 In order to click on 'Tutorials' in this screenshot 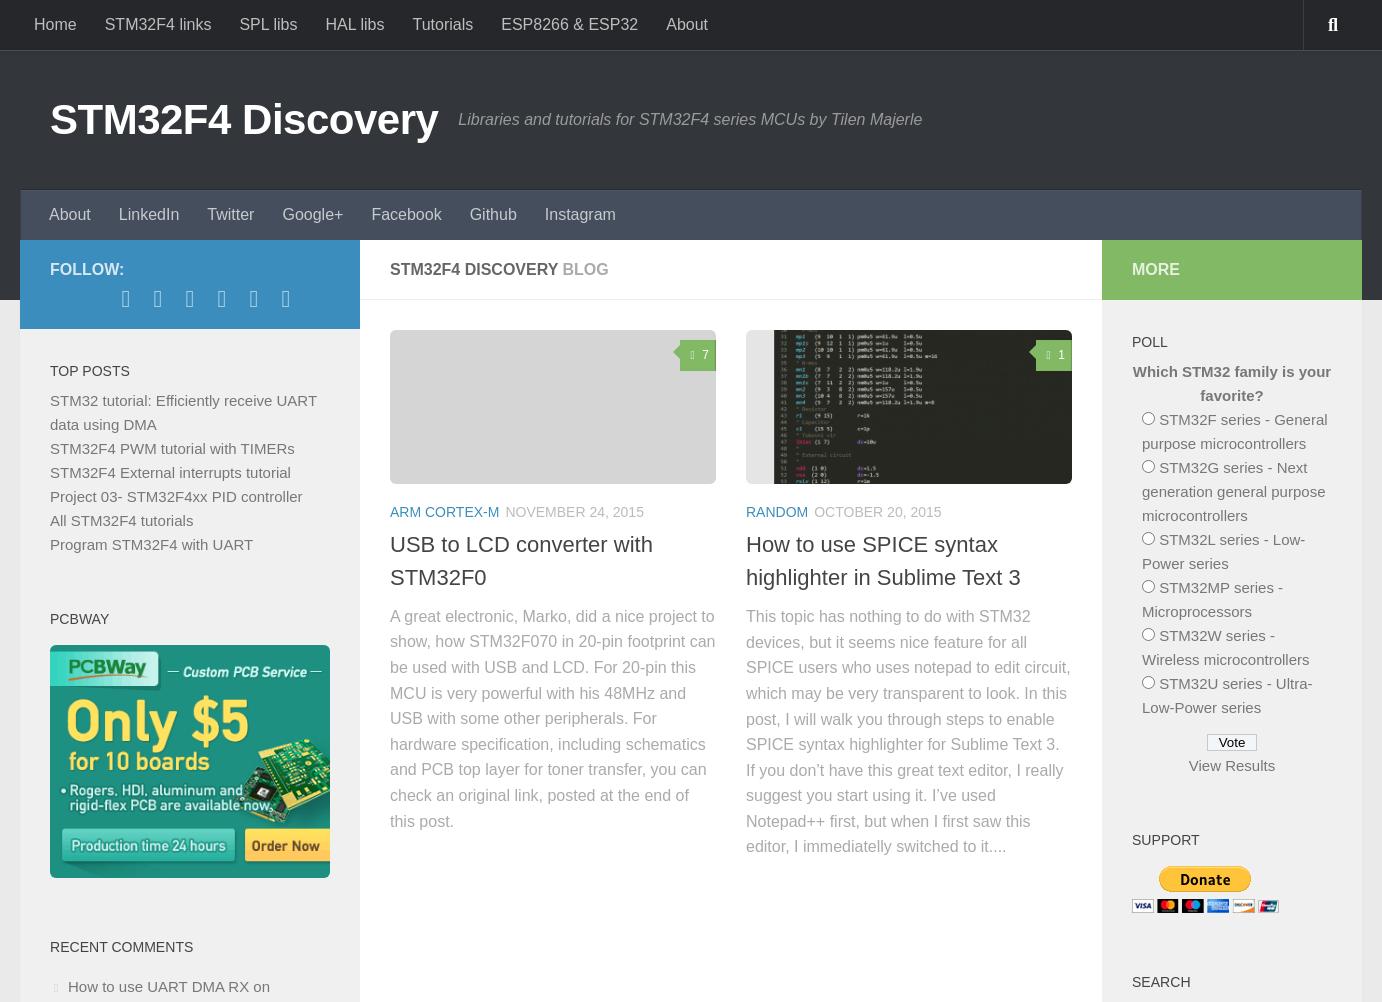, I will do `click(441, 24)`.